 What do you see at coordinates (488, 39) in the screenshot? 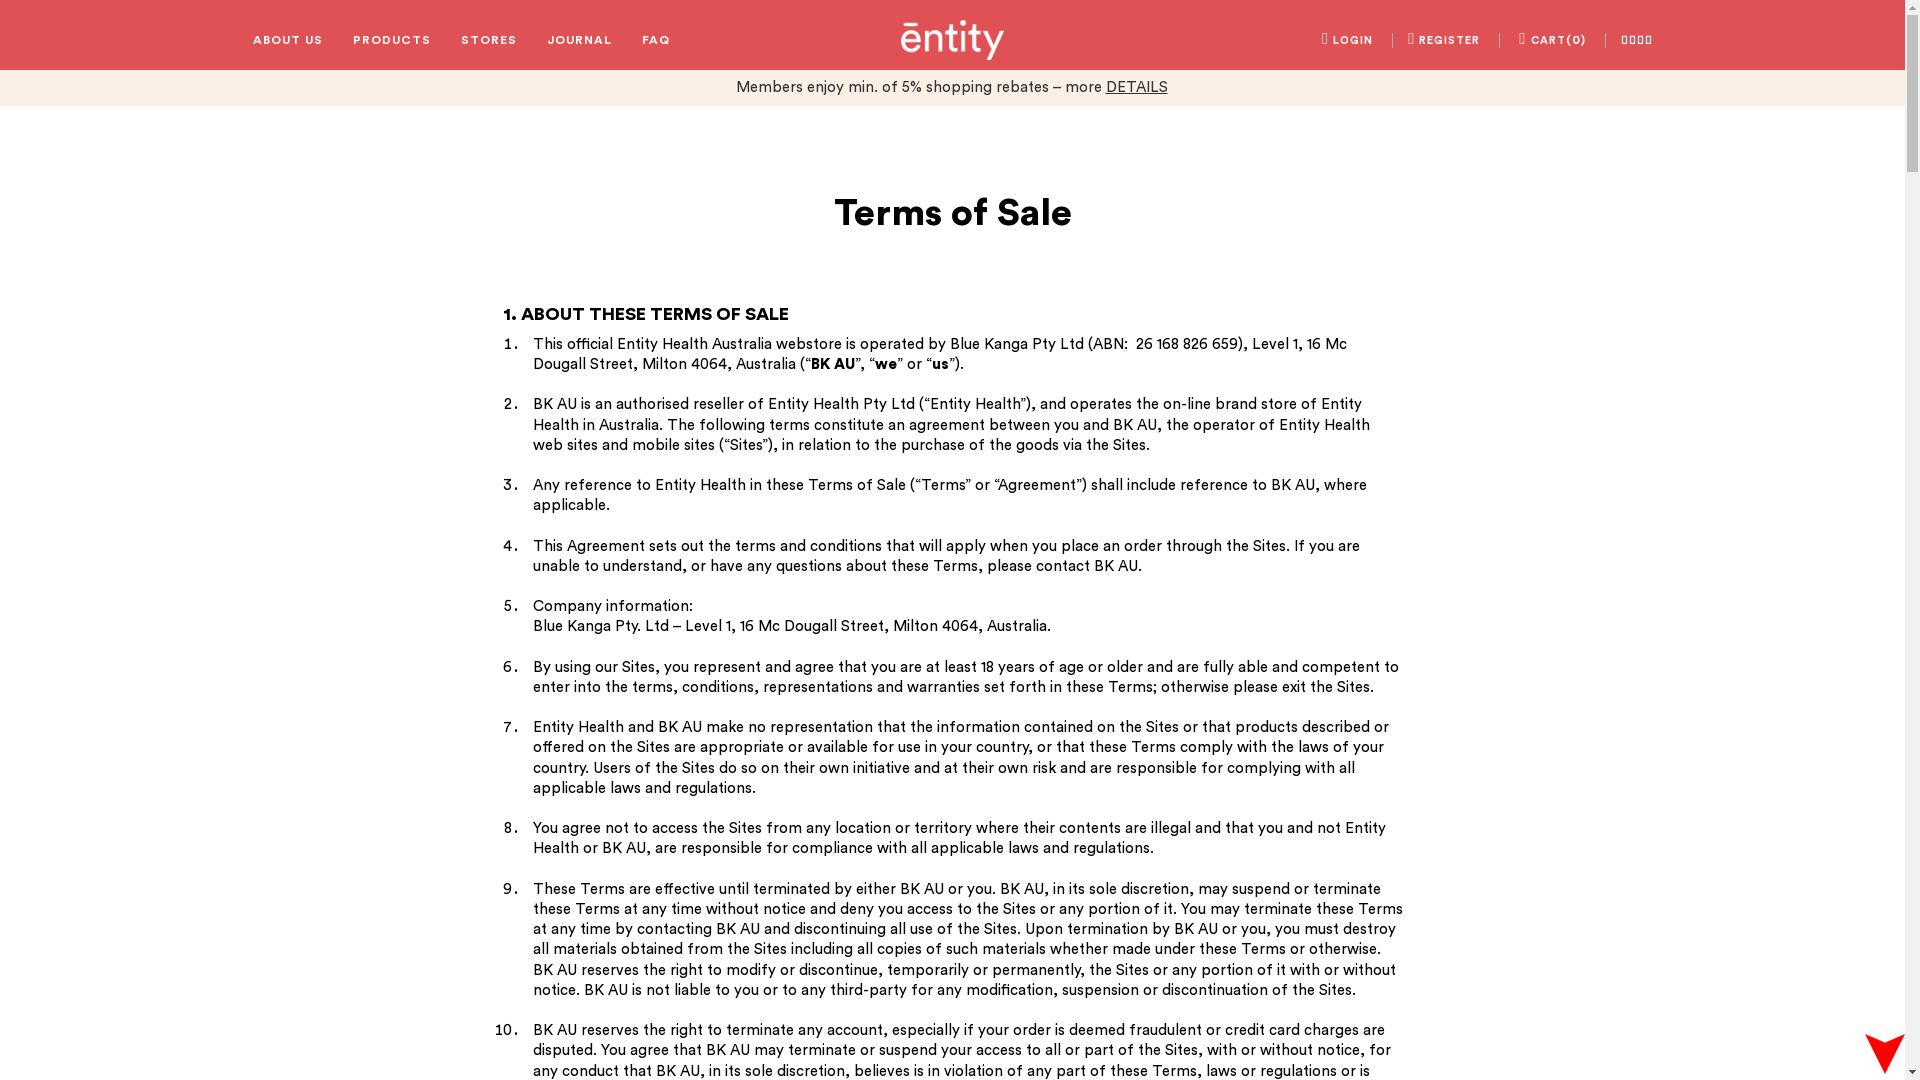
I see `'STORES'` at bounding box center [488, 39].